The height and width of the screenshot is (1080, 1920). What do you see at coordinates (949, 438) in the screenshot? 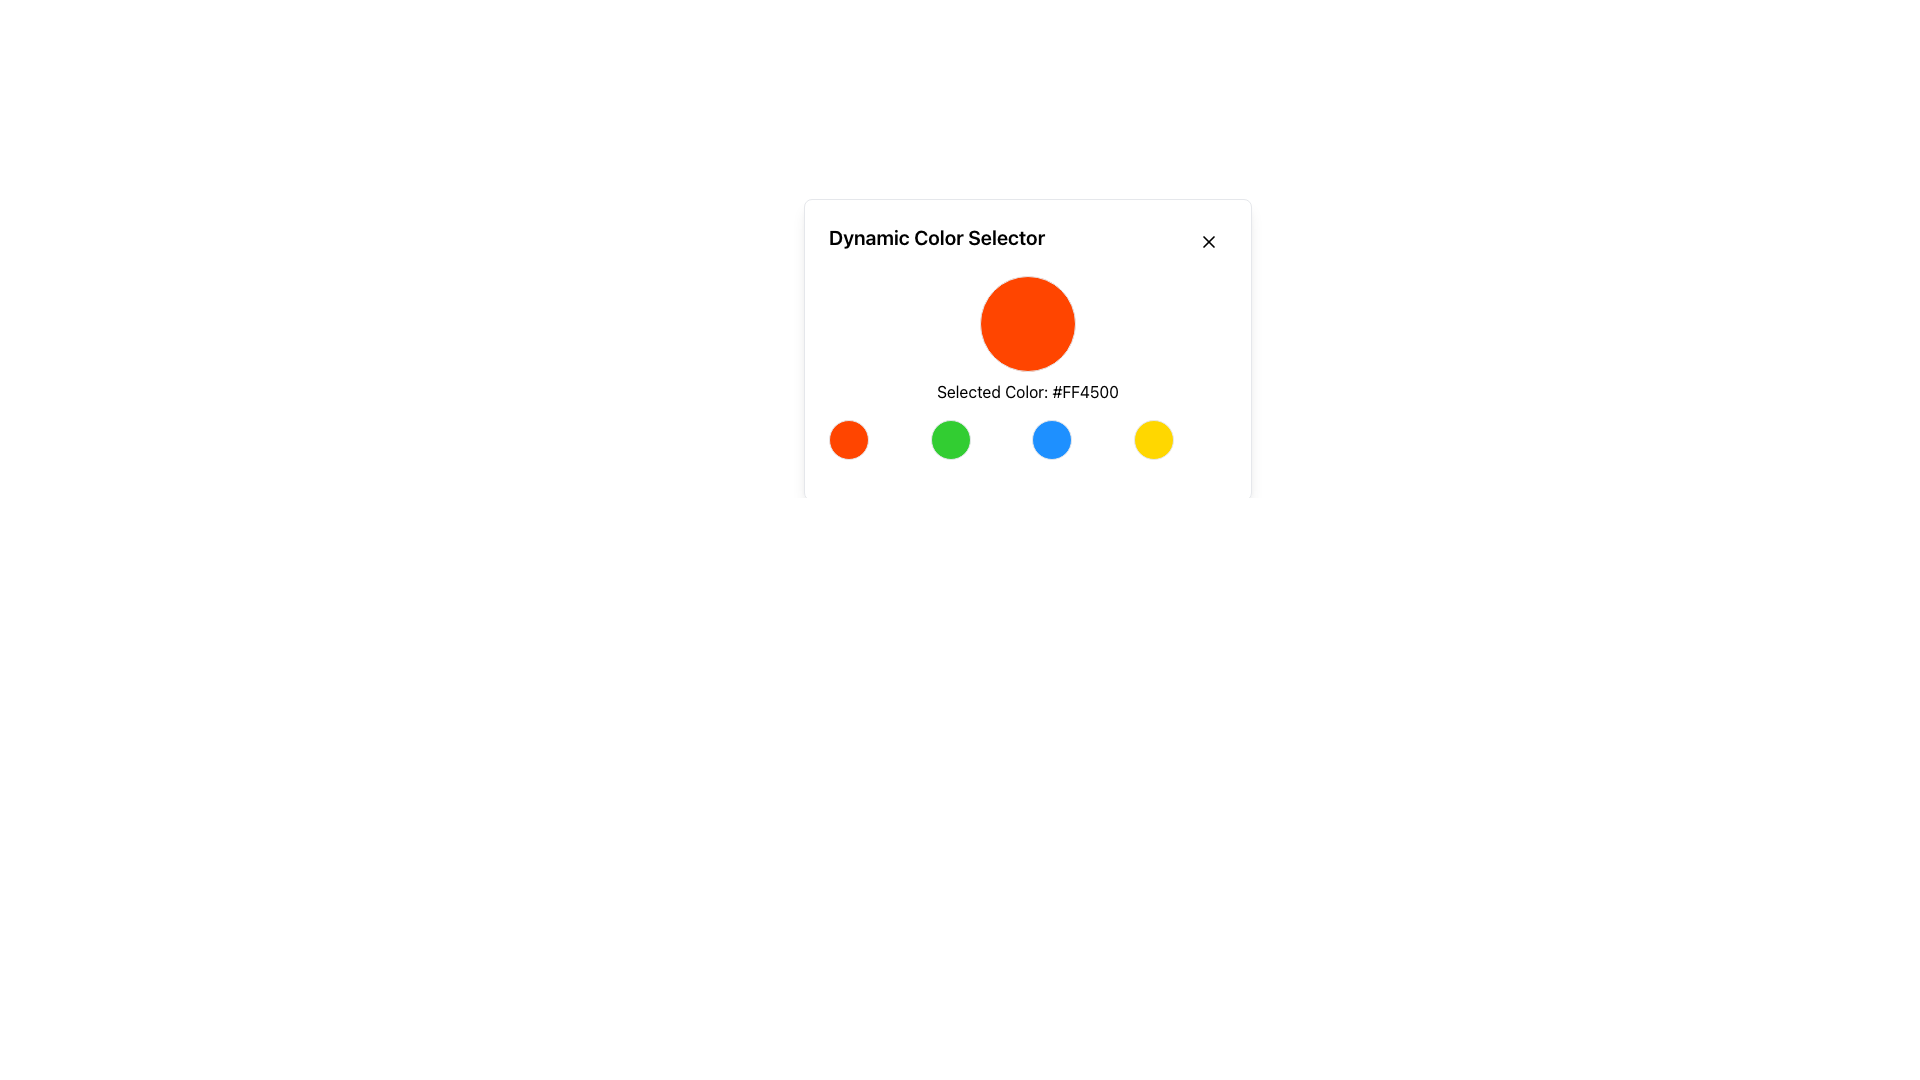
I see `the second circular button in a row of four that represents the green color` at bounding box center [949, 438].